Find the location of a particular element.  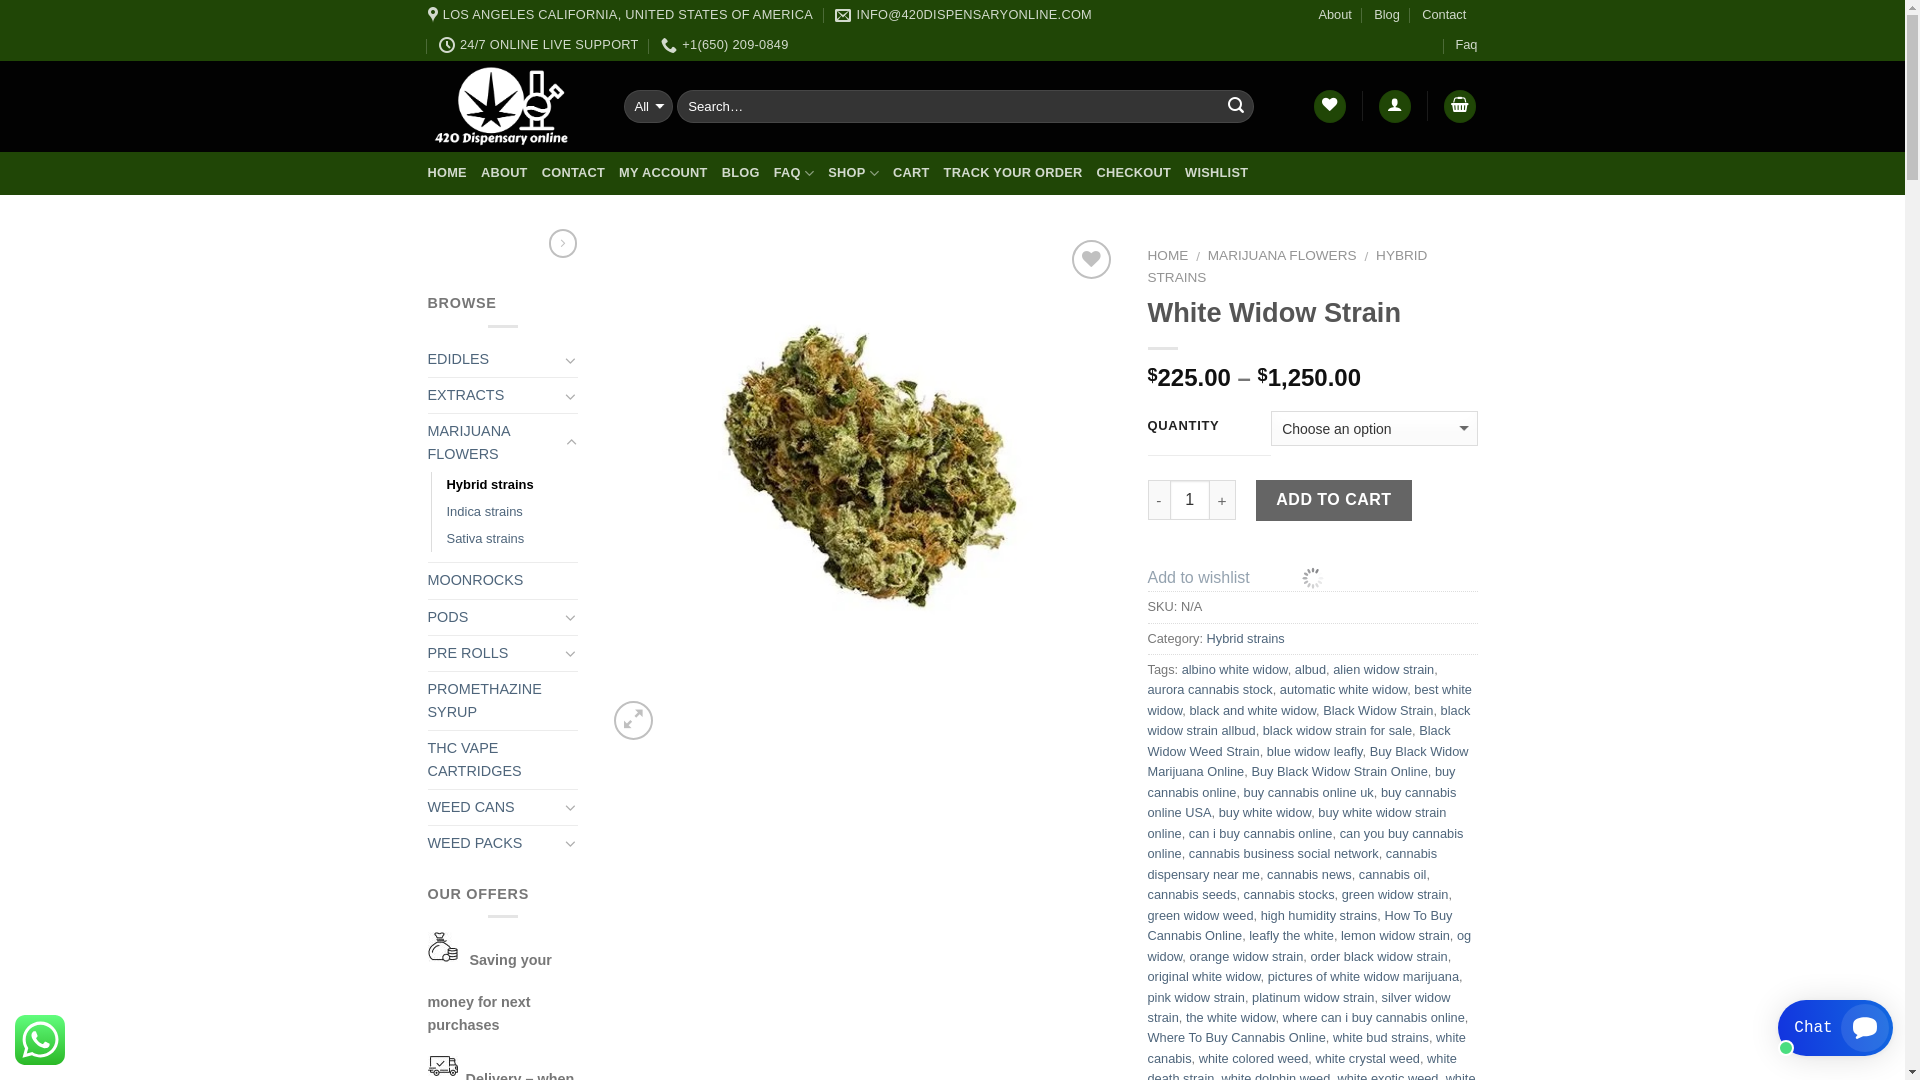

'alien widow strain' is located at coordinates (1382, 669).